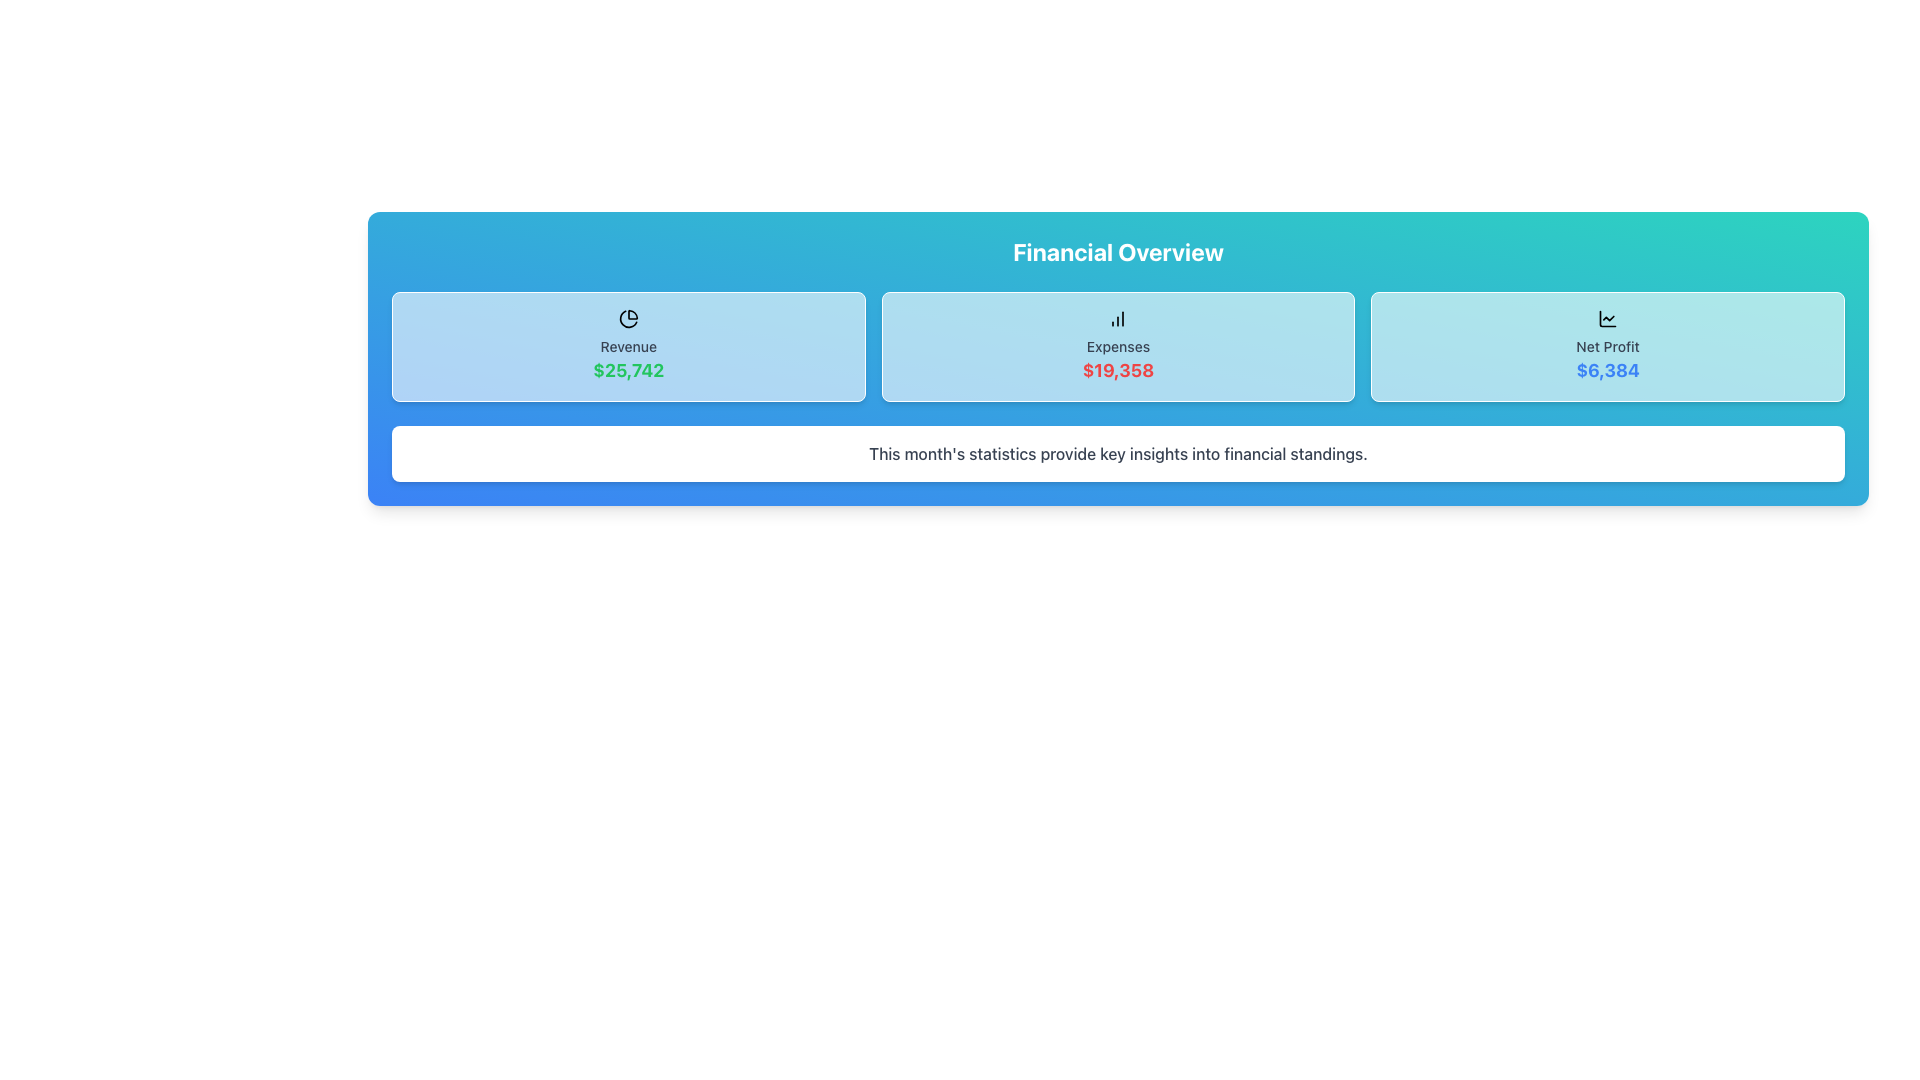 The image size is (1920, 1080). I want to click on the displayed net profit value on the summary card UI component located in the financial dashboard, which is the third card in a row of three summary widgets, so click(1608, 346).